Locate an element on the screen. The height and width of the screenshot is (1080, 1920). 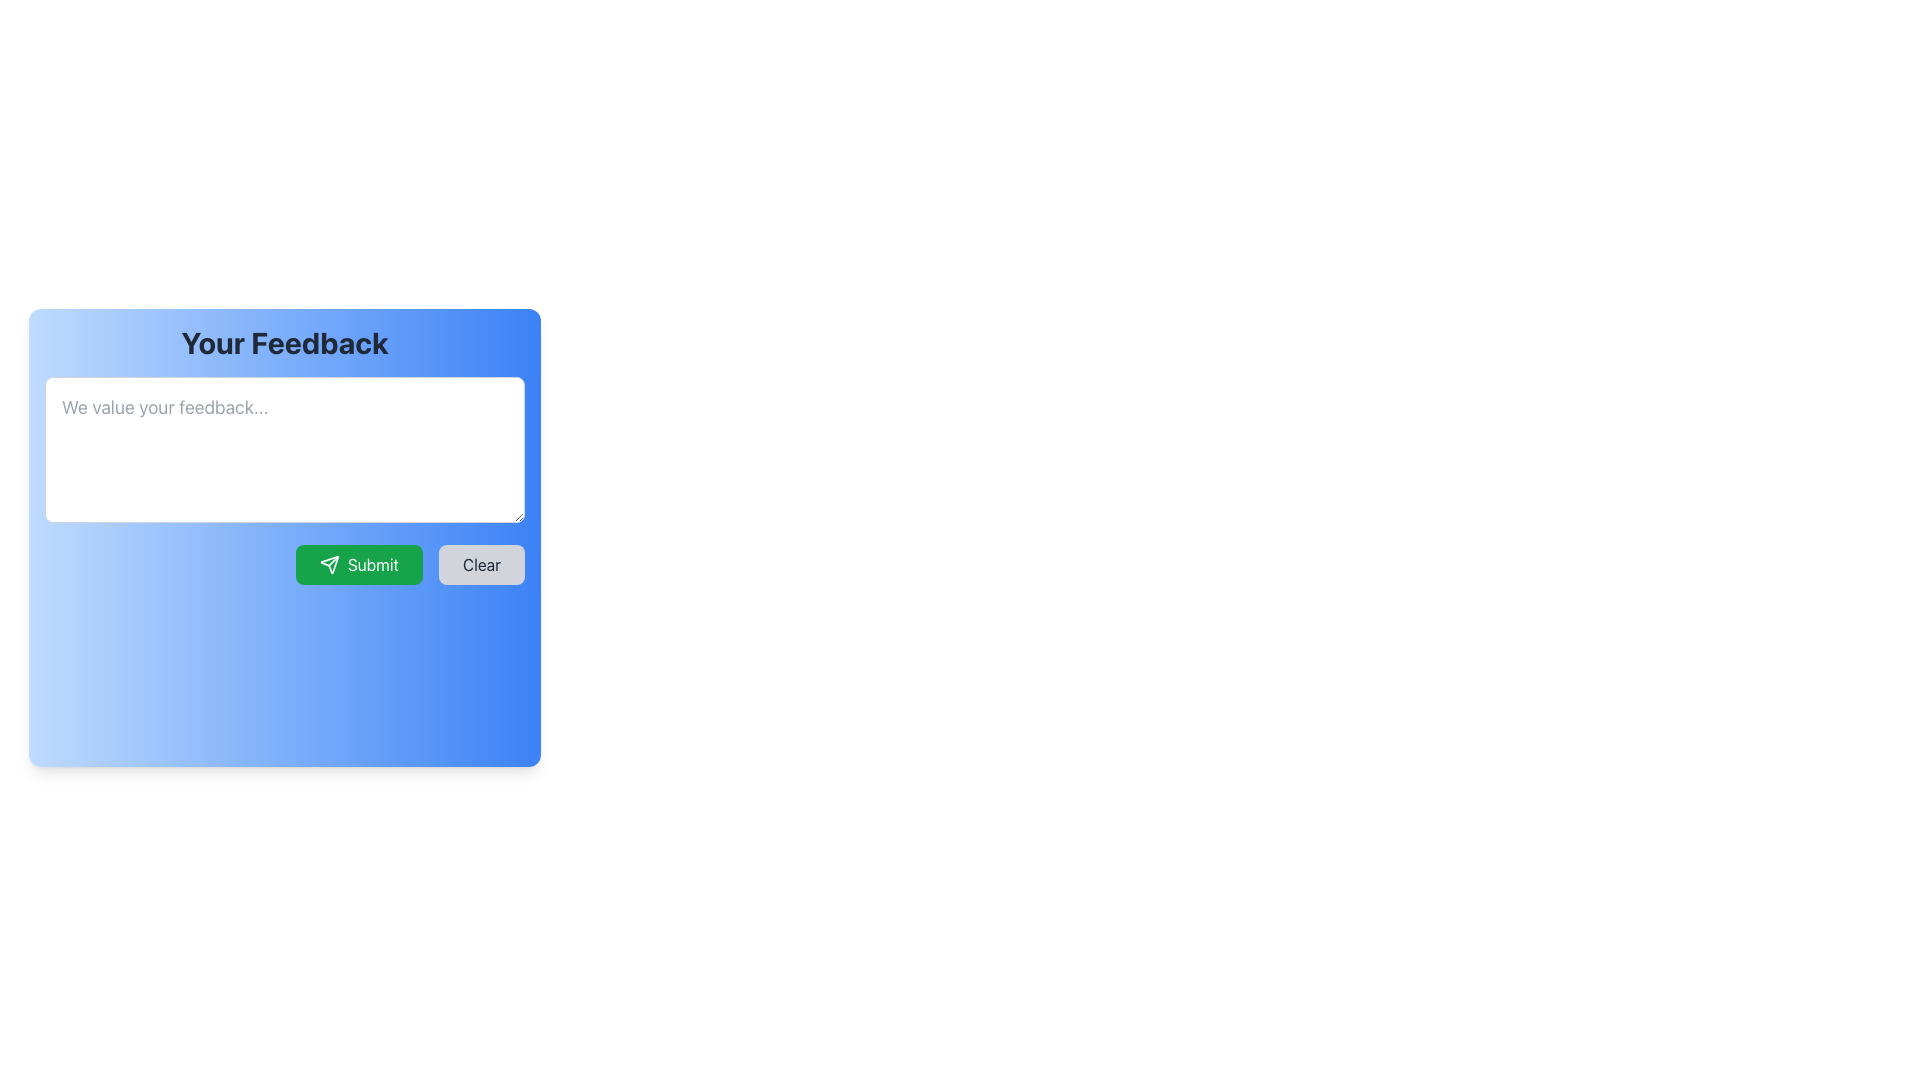
the arrow-like icon within the green 'Submit' button that contains the text 'Submit' in white, located at the bottom-left of the feedback form is located at coordinates (329, 564).